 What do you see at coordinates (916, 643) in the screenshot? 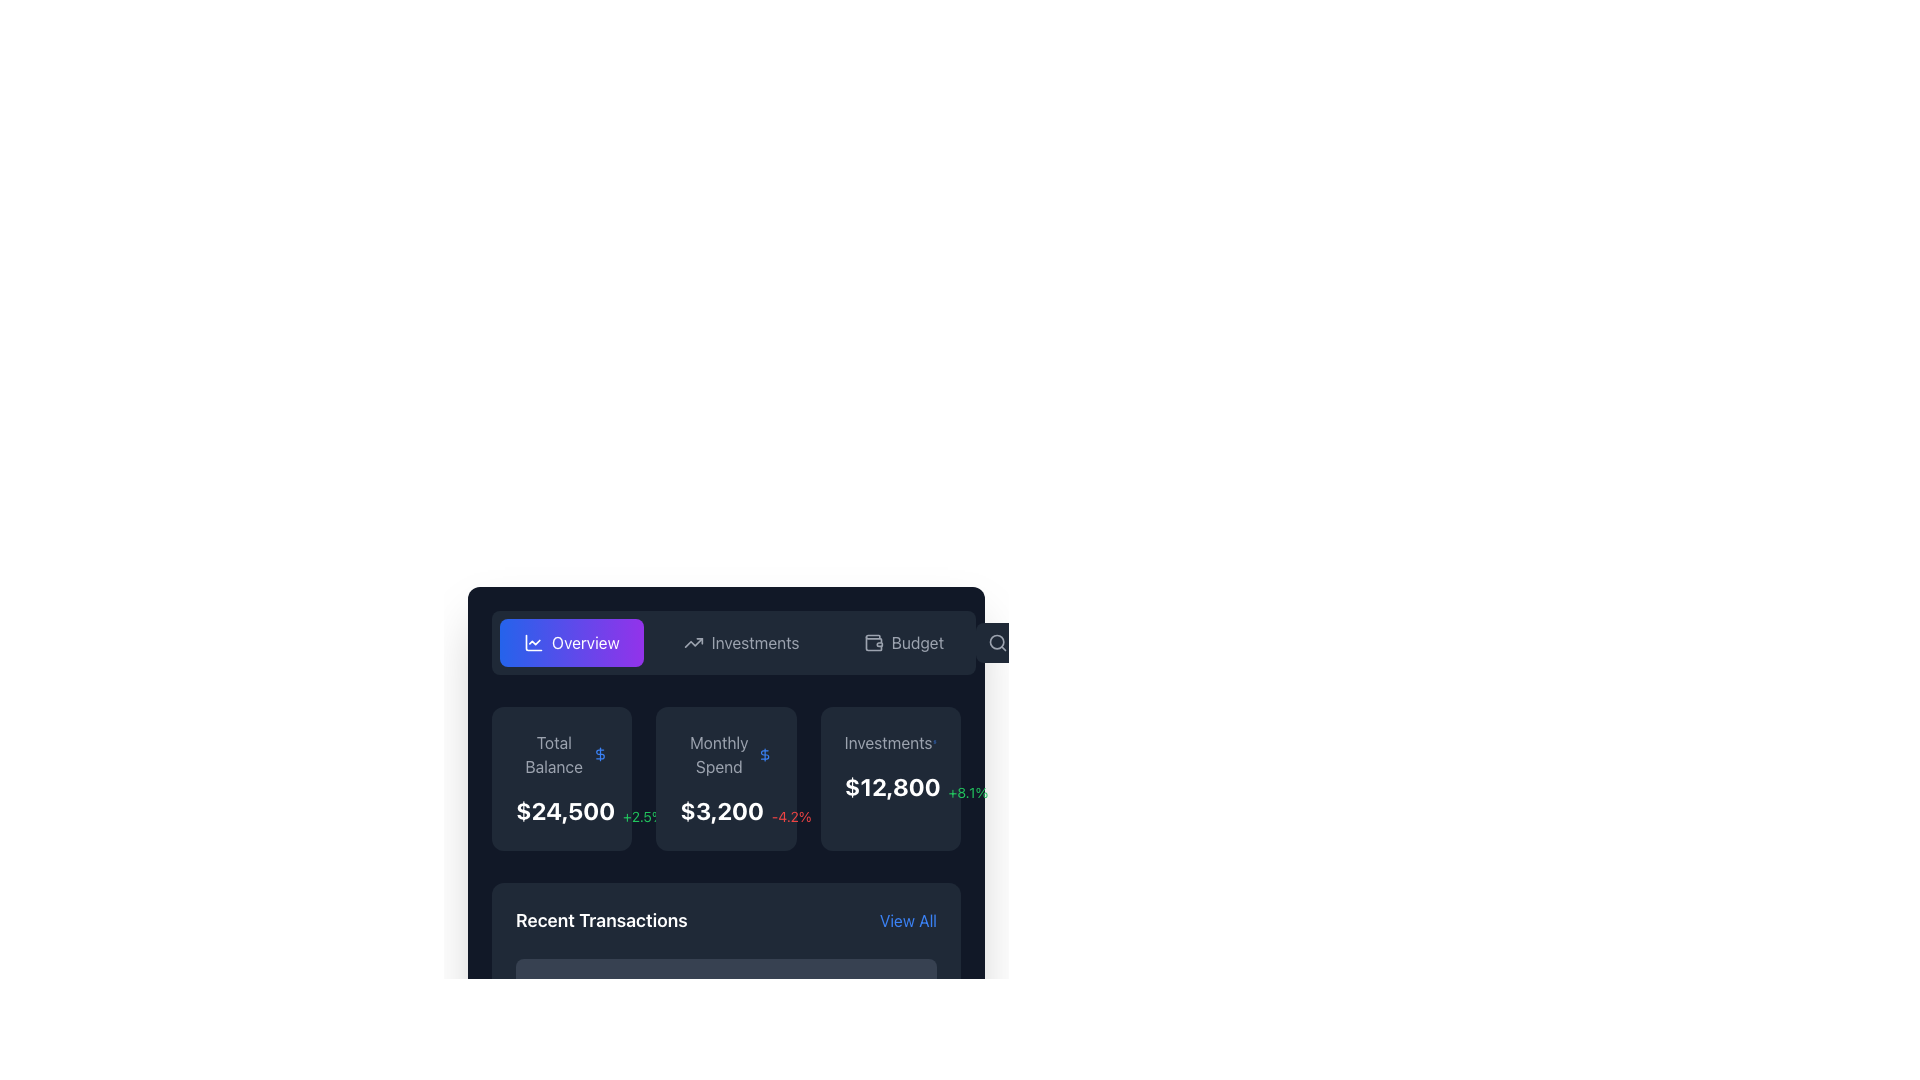
I see `the 'Budget' text label, which is styled for high contrast against a dark background and positioned next to a wallet icon in the navigation bar` at bounding box center [916, 643].